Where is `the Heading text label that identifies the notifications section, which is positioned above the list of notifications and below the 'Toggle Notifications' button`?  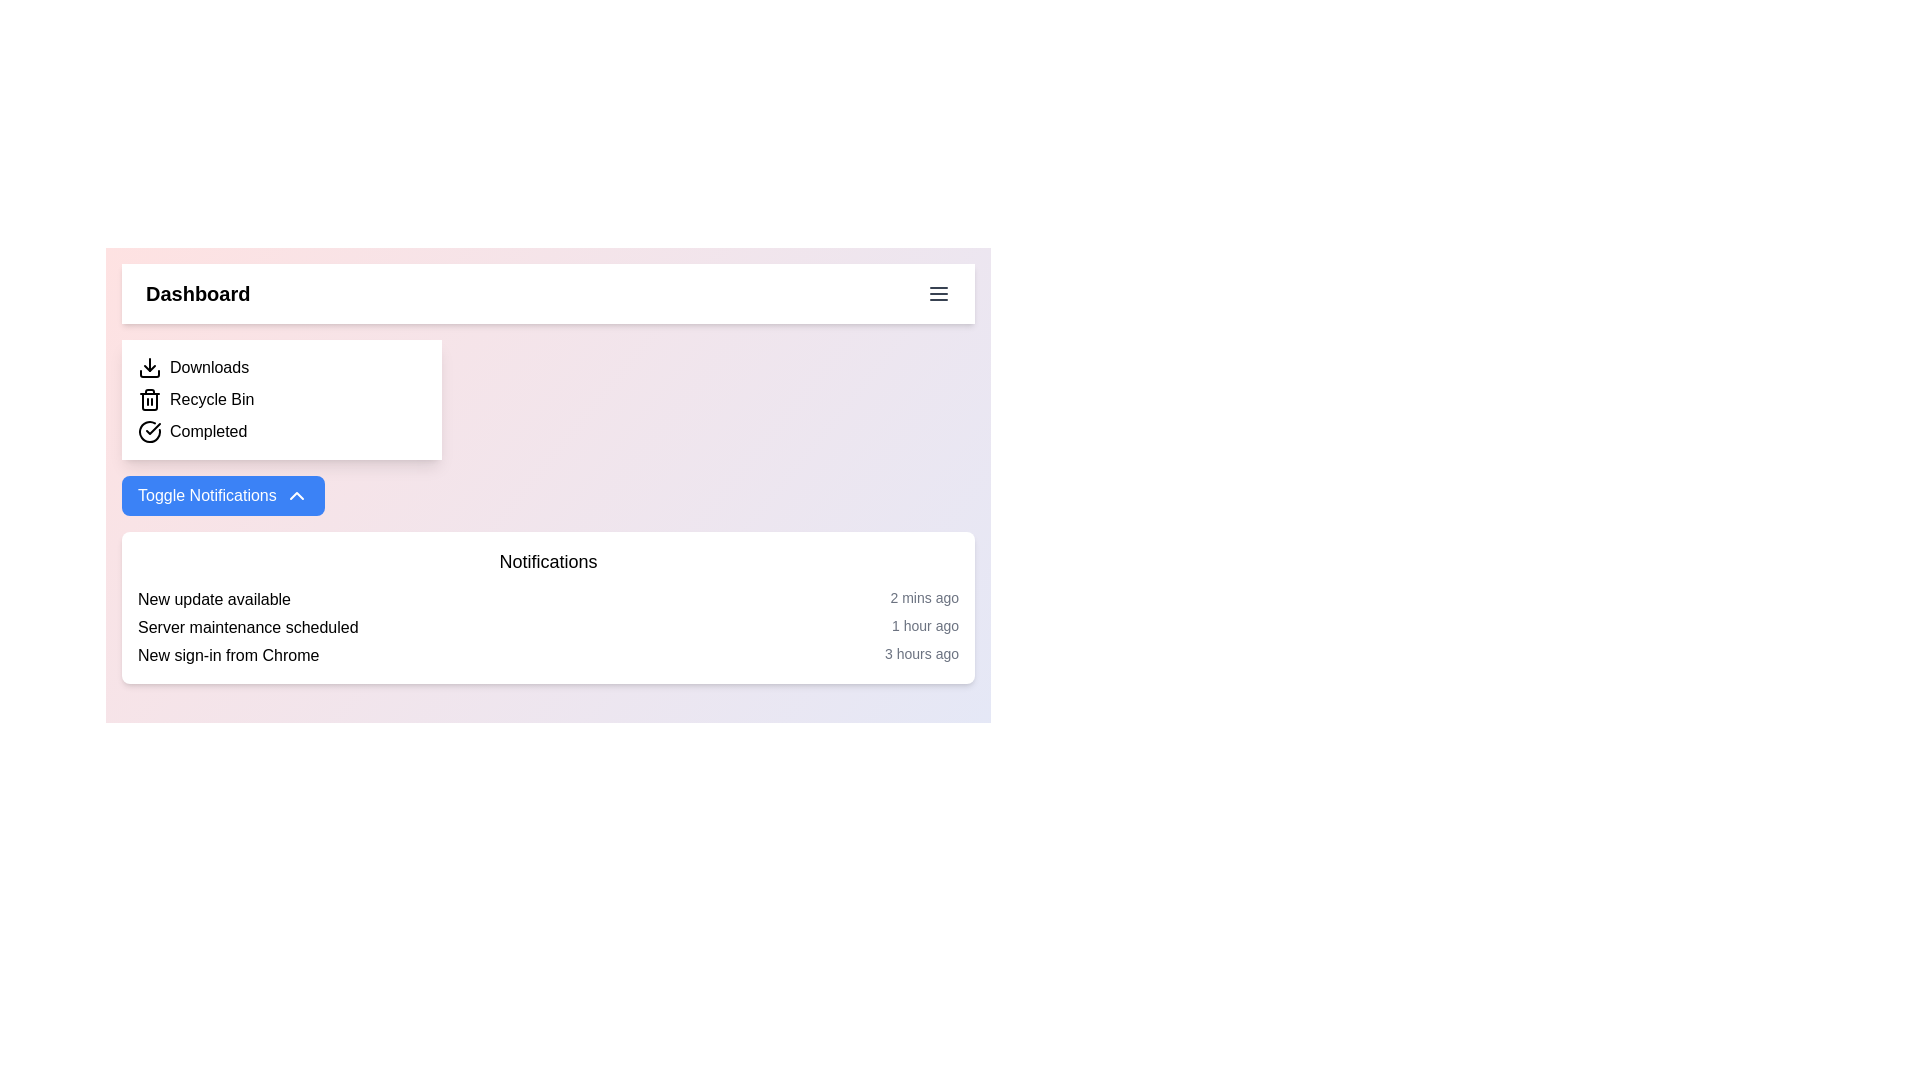 the Heading text label that identifies the notifications section, which is positioned above the list of notifications and below the 'Toggle Notifications' button is located at coordinates (548, 562).